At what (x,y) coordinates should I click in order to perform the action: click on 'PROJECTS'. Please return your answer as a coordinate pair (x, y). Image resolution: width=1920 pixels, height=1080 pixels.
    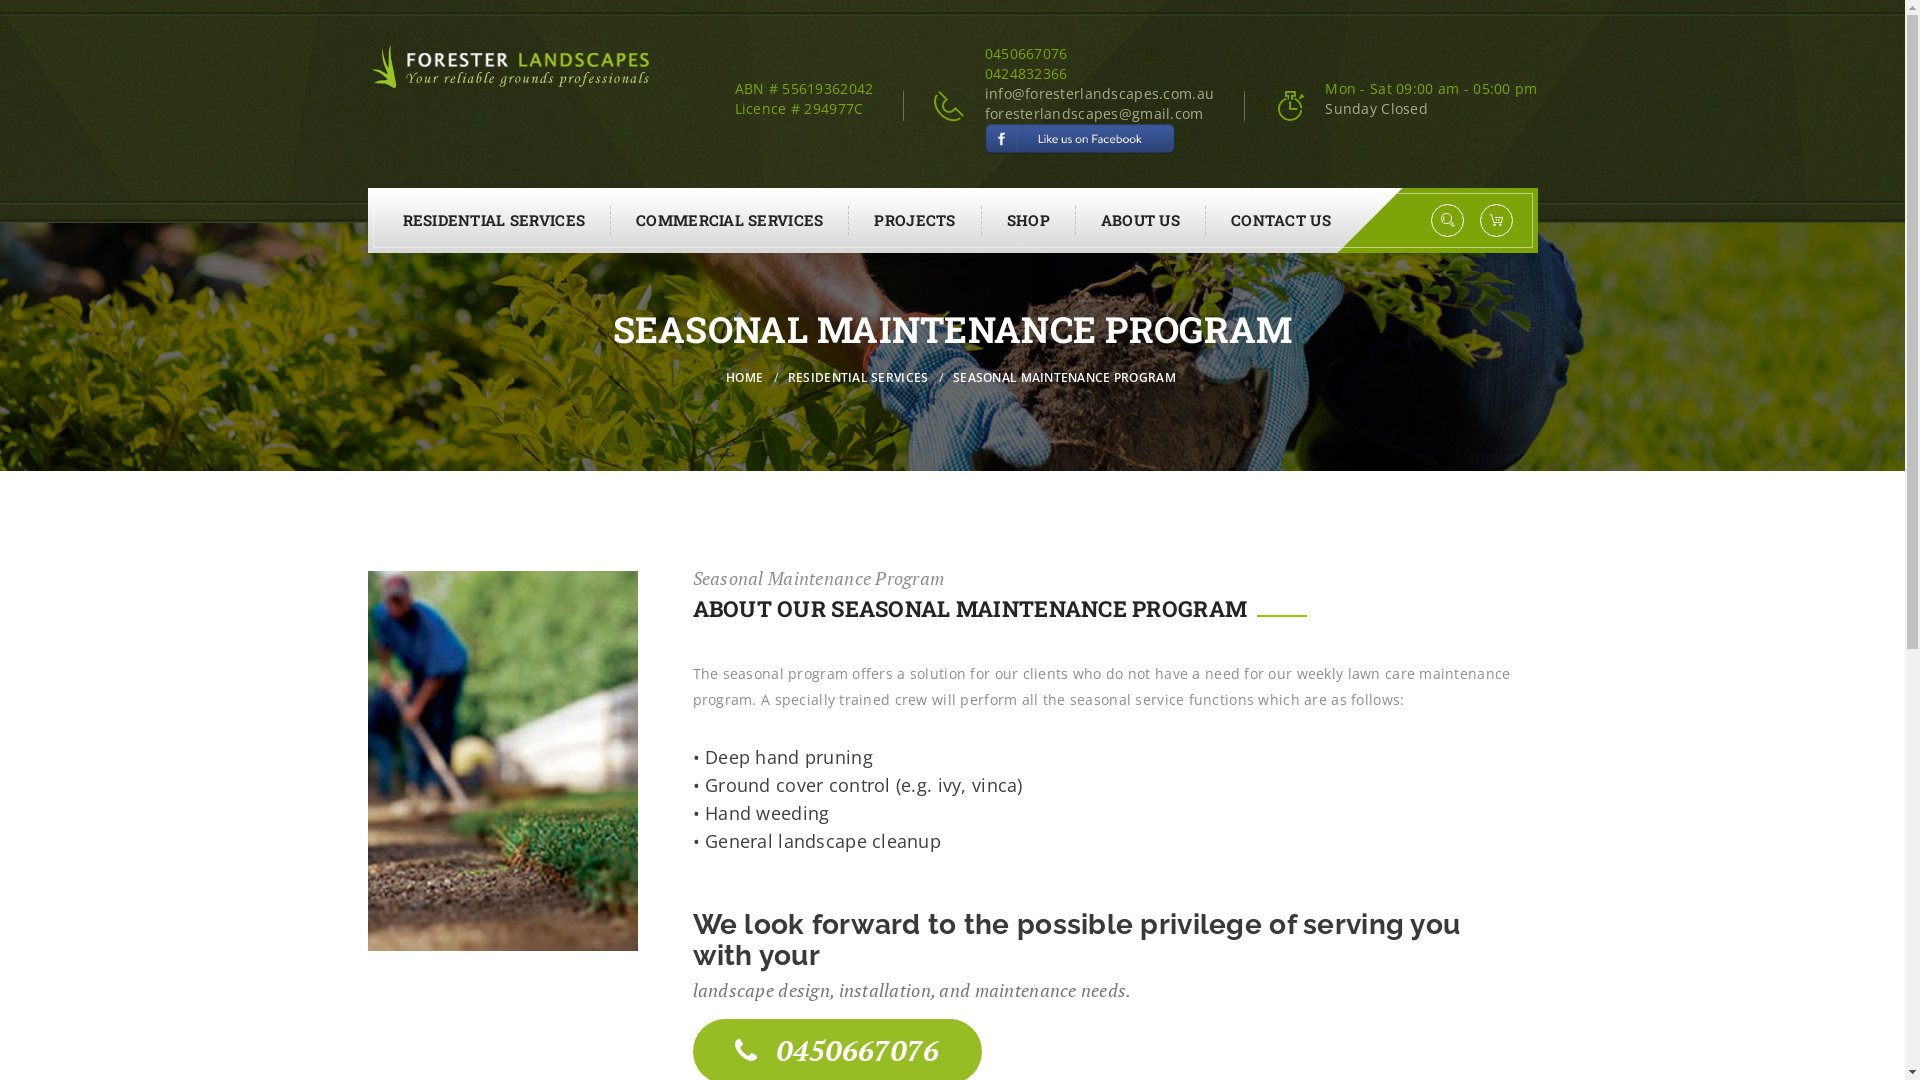
    Looking at the image, I should click on (849, 220).